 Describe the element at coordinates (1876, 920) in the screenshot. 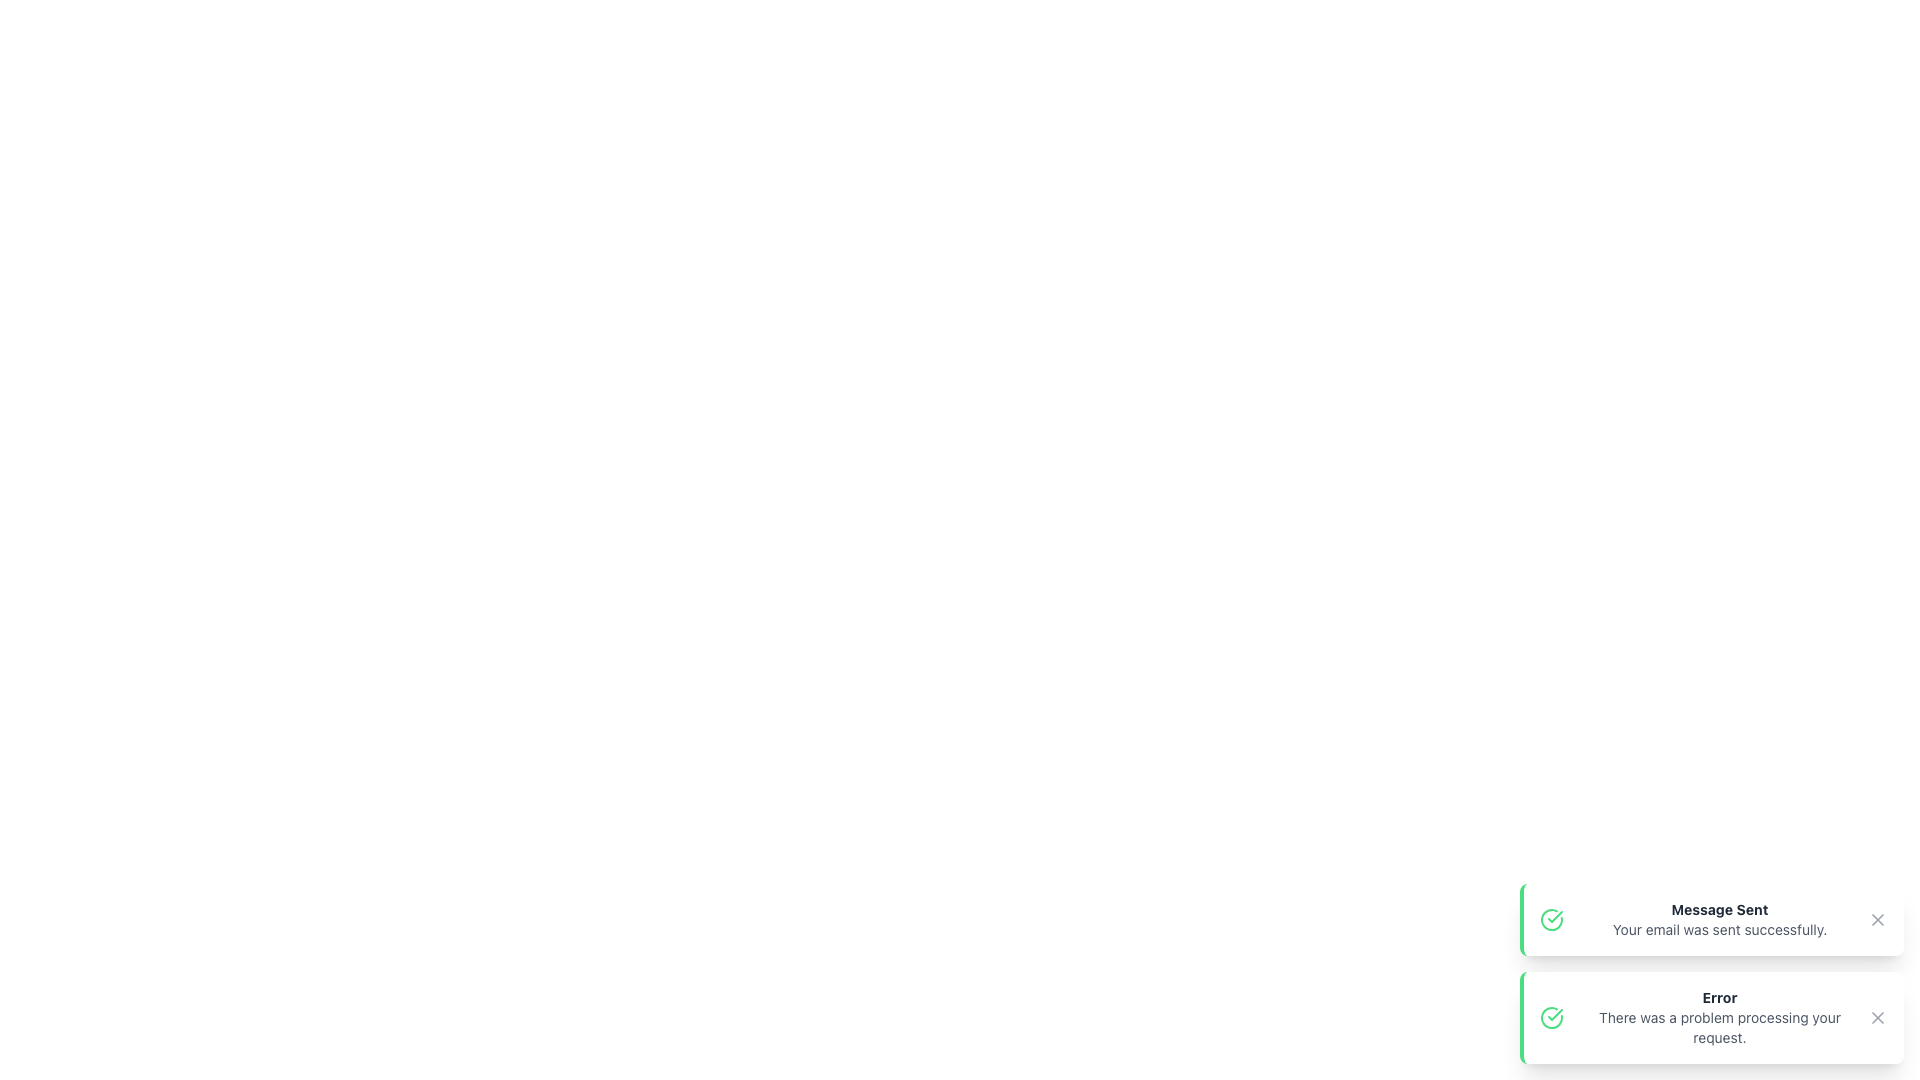

I see `the close icon in the top-right corner of the 'Message Sent' notification box` at that location.